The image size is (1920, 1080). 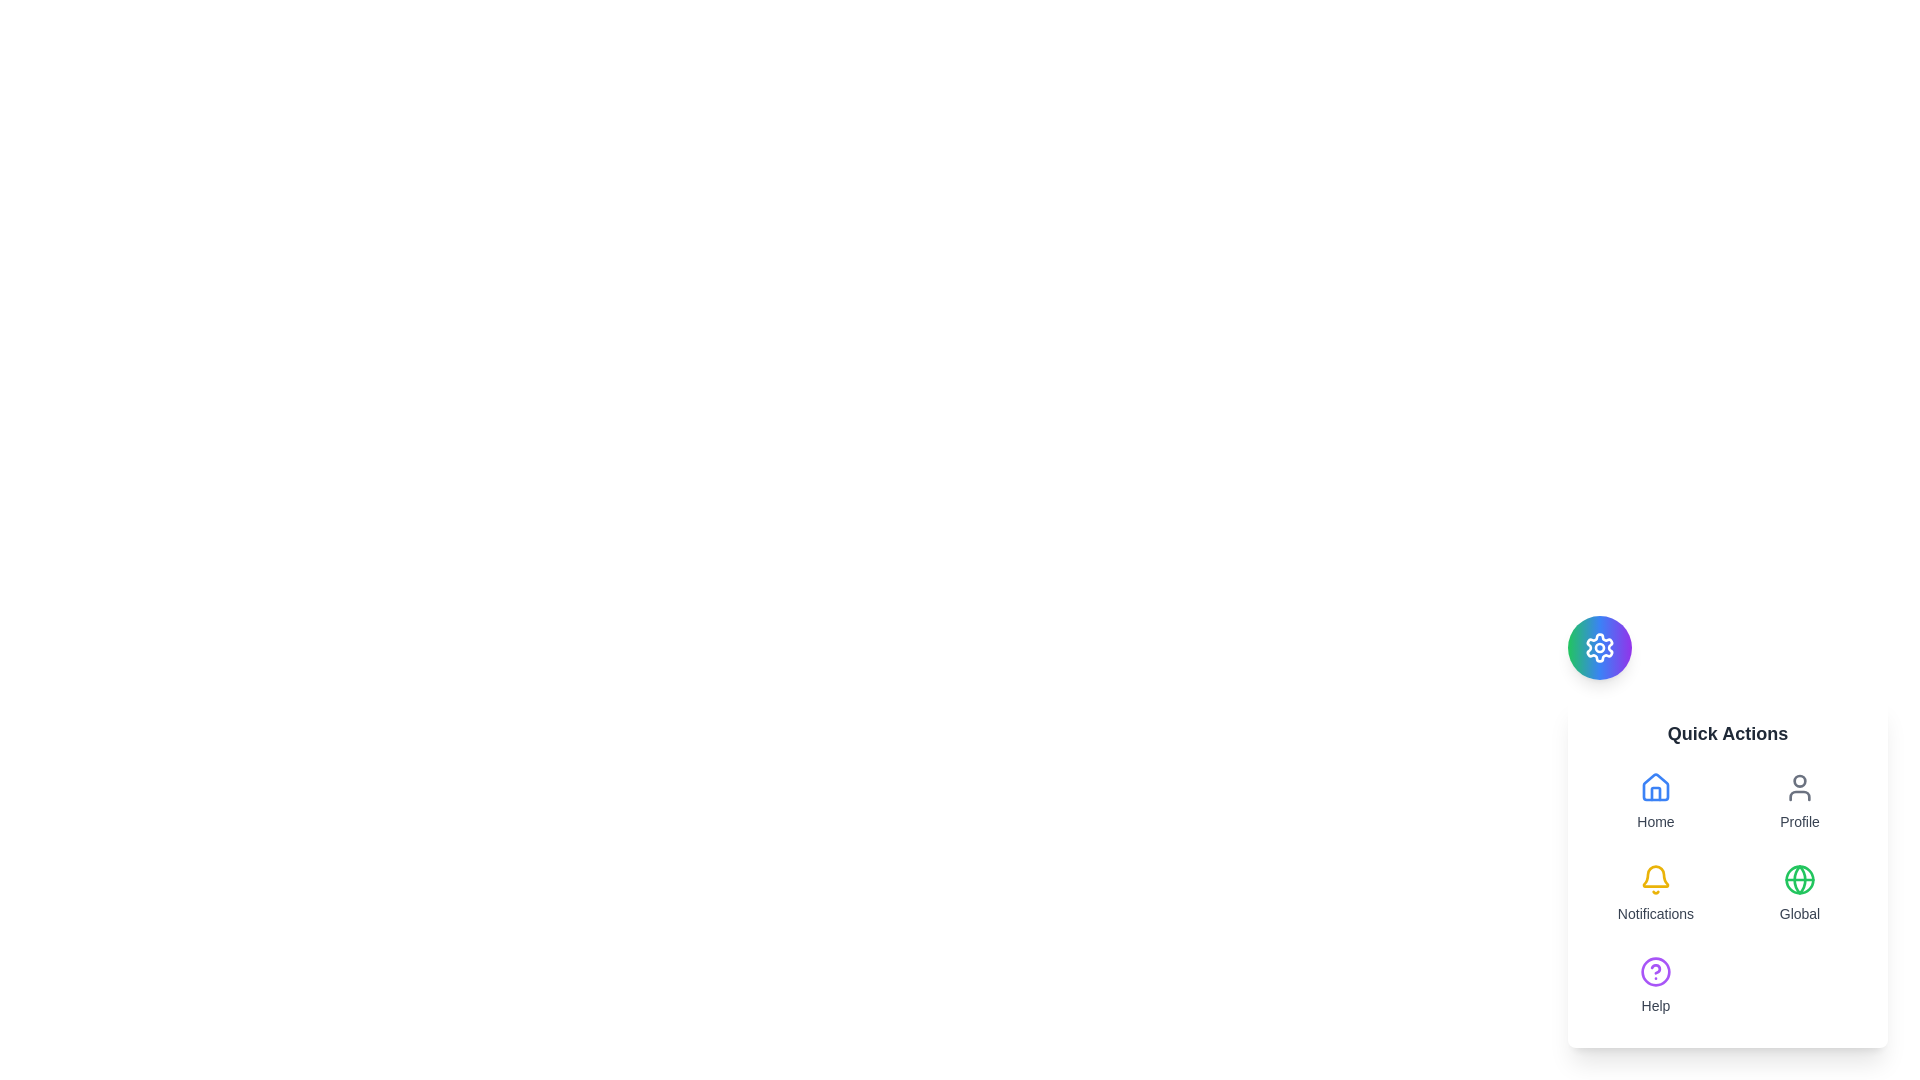 I want to click on the globe icon in outline design with green color, located within the 'Global' section of the 'Quick Actions' menu, so click(x=1800, y=878).